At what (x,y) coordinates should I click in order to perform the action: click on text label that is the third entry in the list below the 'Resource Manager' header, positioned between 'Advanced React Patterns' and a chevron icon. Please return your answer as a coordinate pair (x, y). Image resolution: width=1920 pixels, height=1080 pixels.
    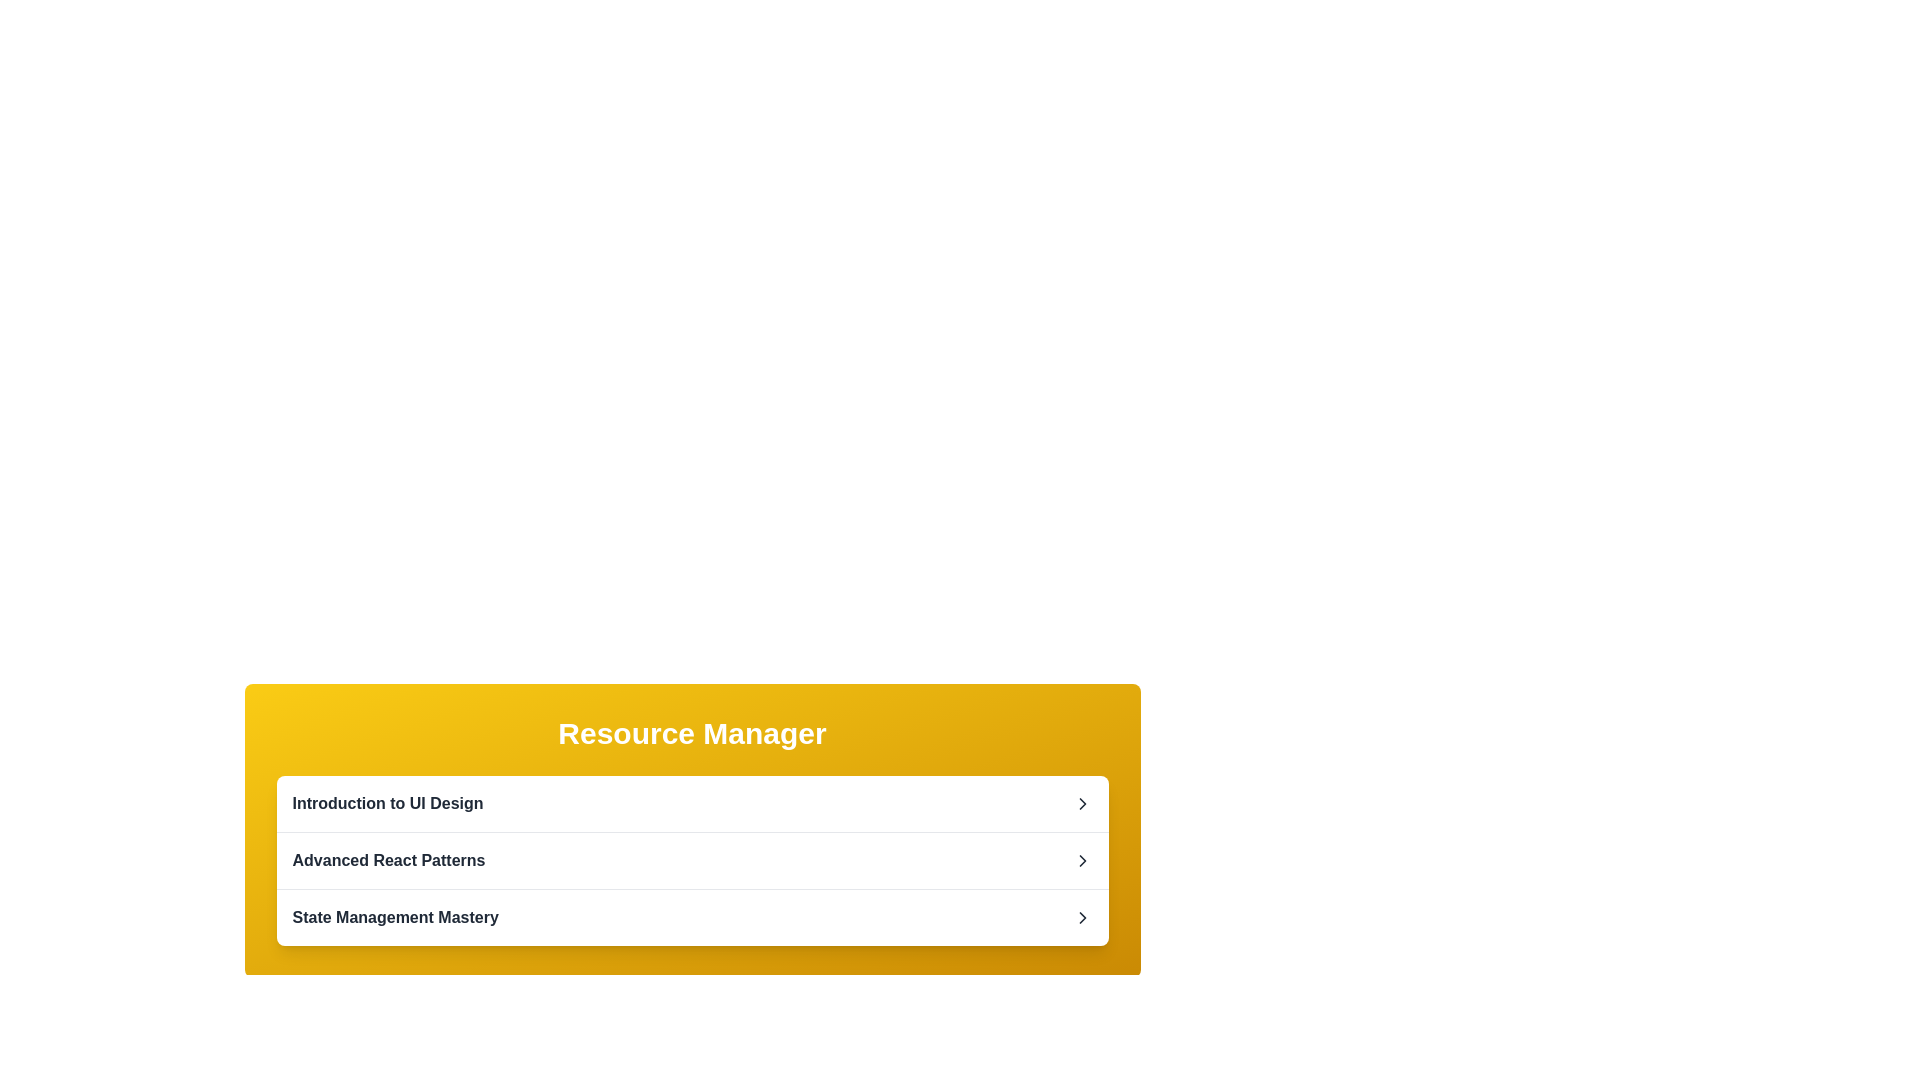
    Looking at the image, I should click on (395, 918).